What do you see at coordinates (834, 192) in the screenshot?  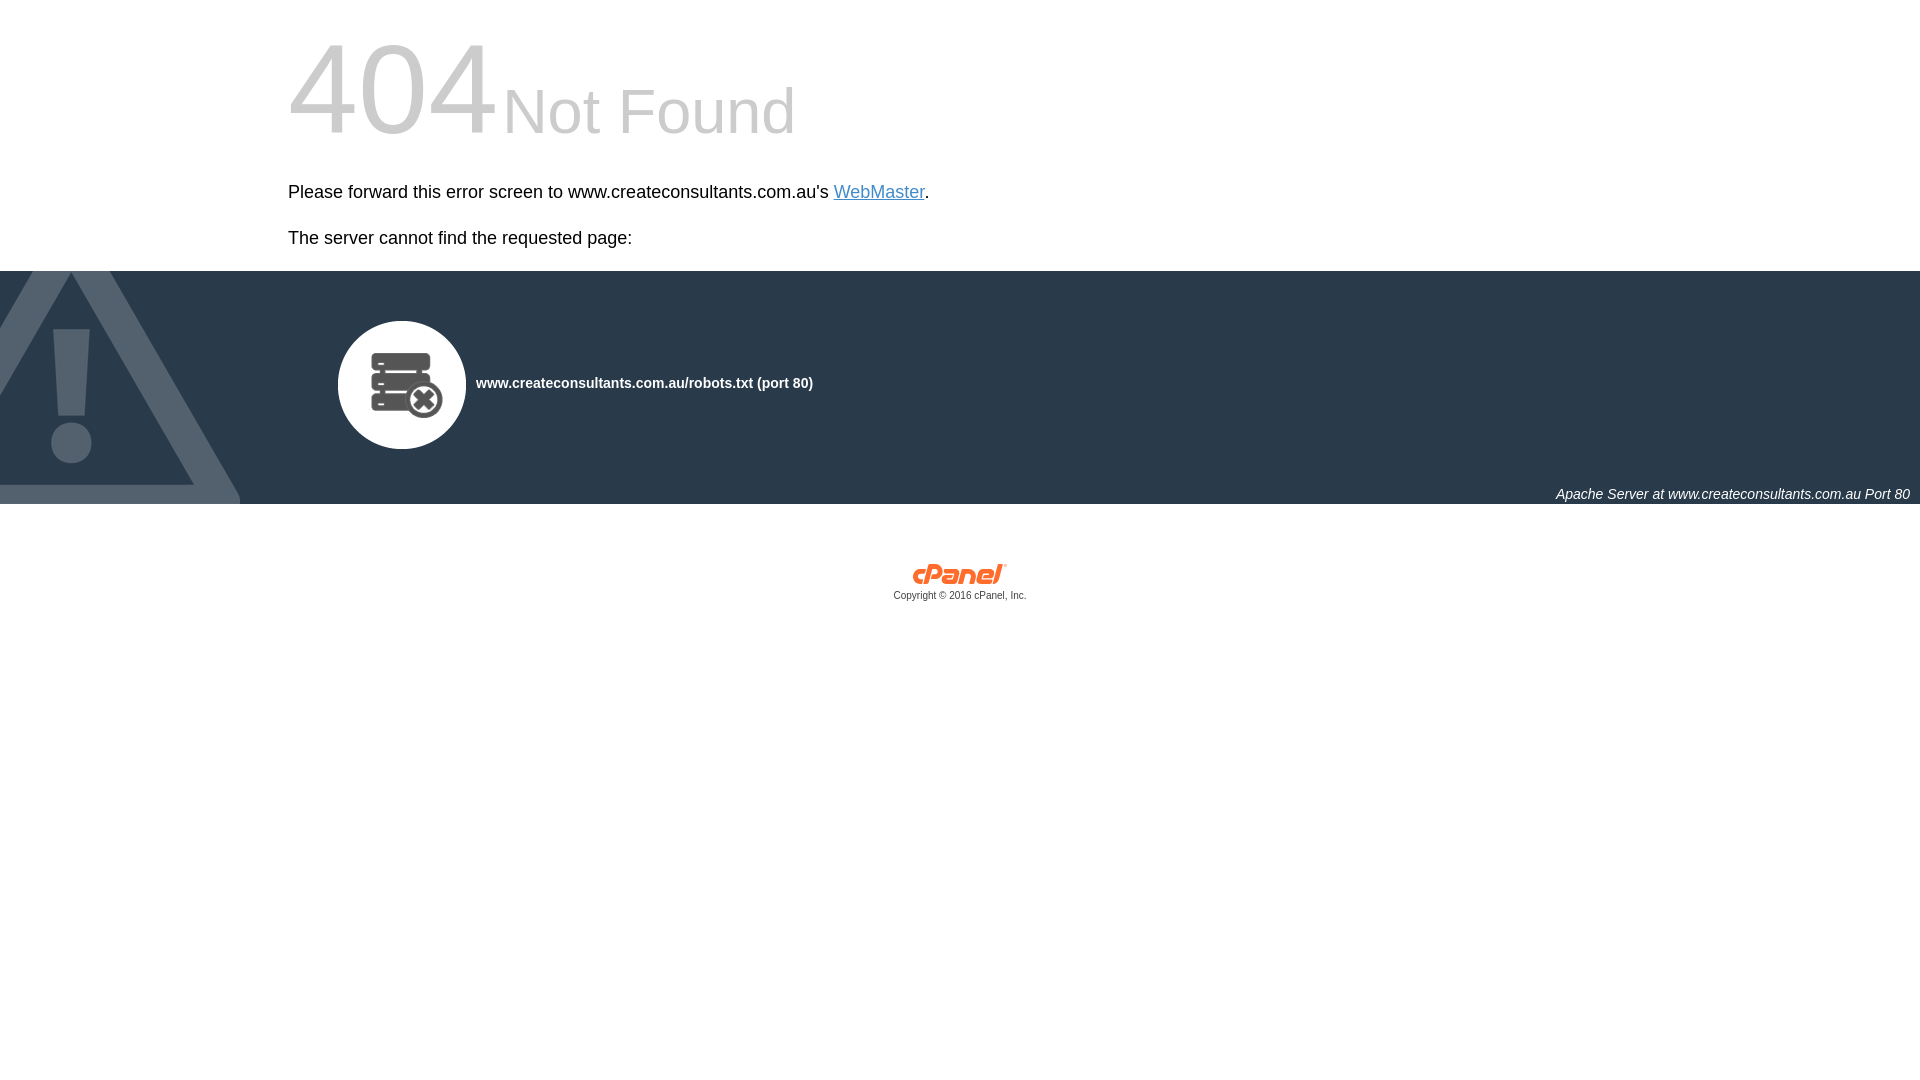 I see `'WebMaster'` at bounding box center [834, 192].